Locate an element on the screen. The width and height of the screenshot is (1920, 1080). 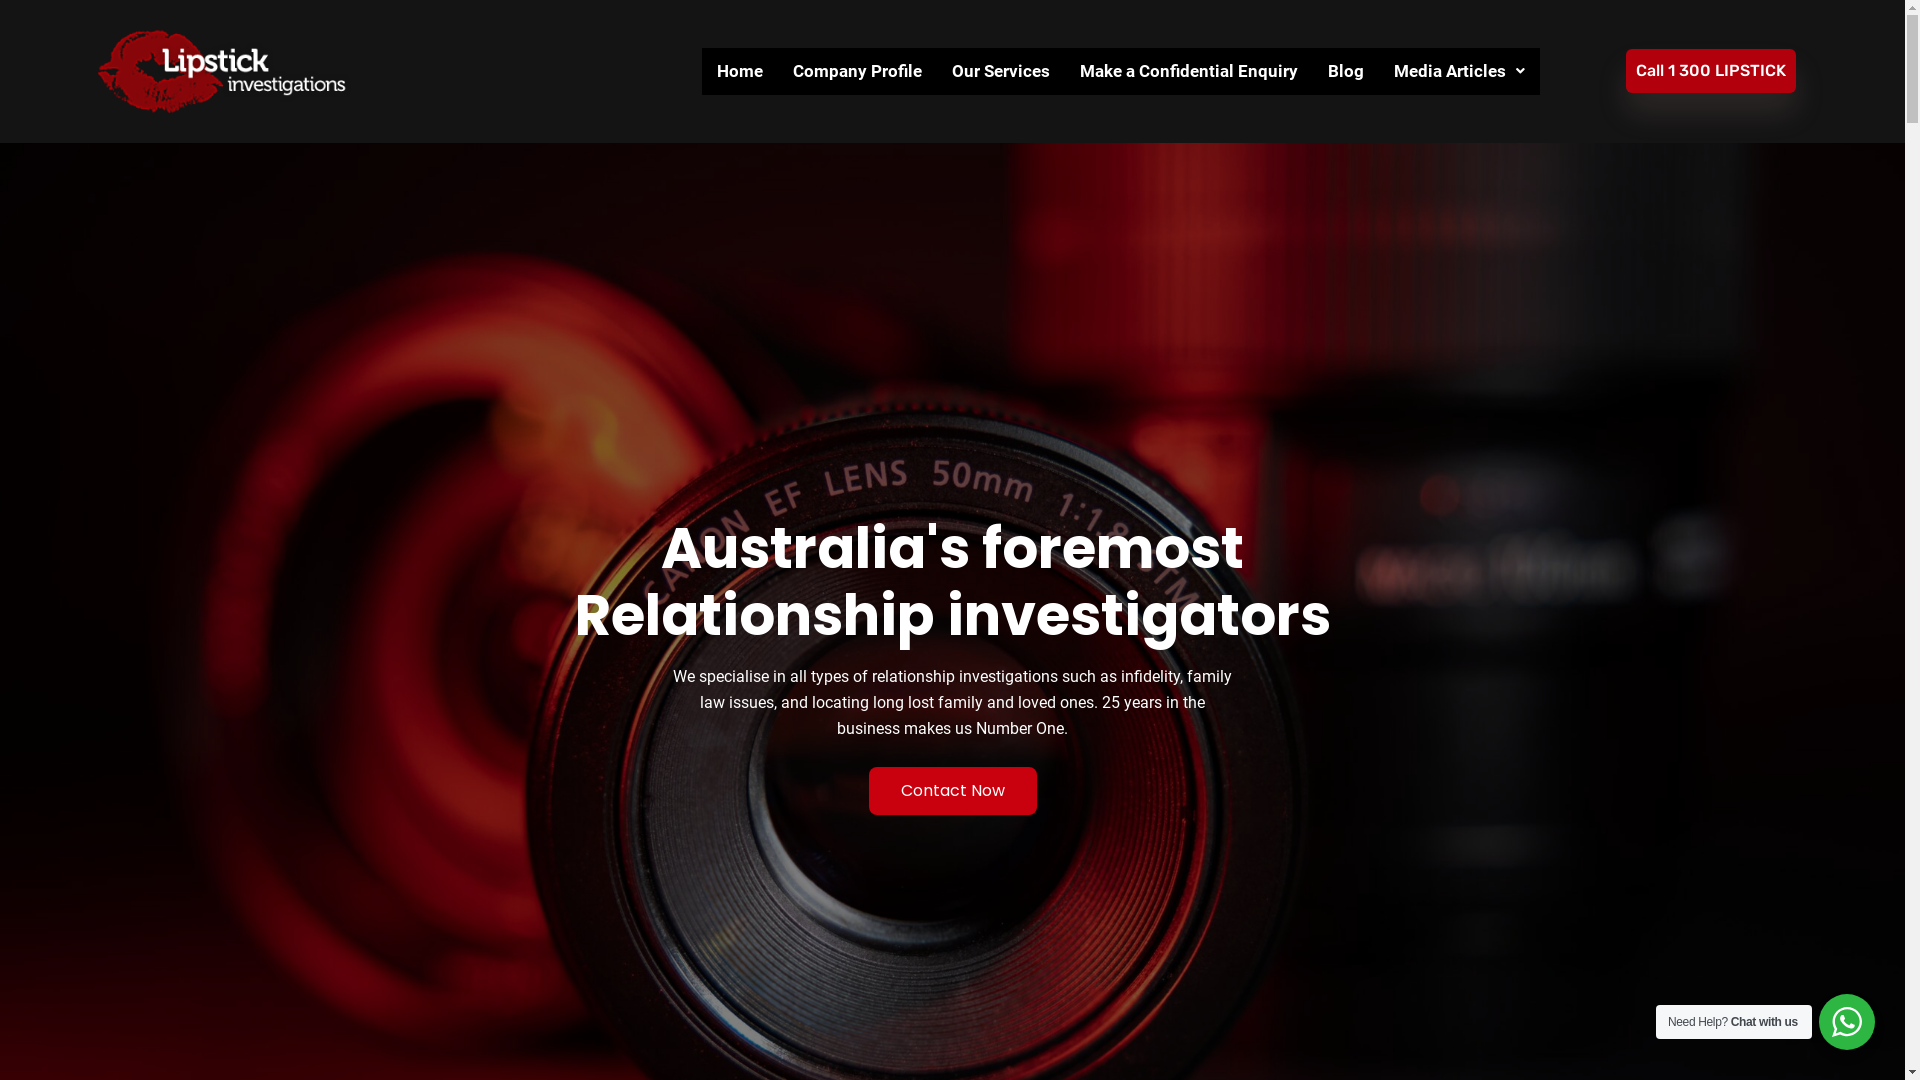
'Home' is located at coordinates (738, 70).